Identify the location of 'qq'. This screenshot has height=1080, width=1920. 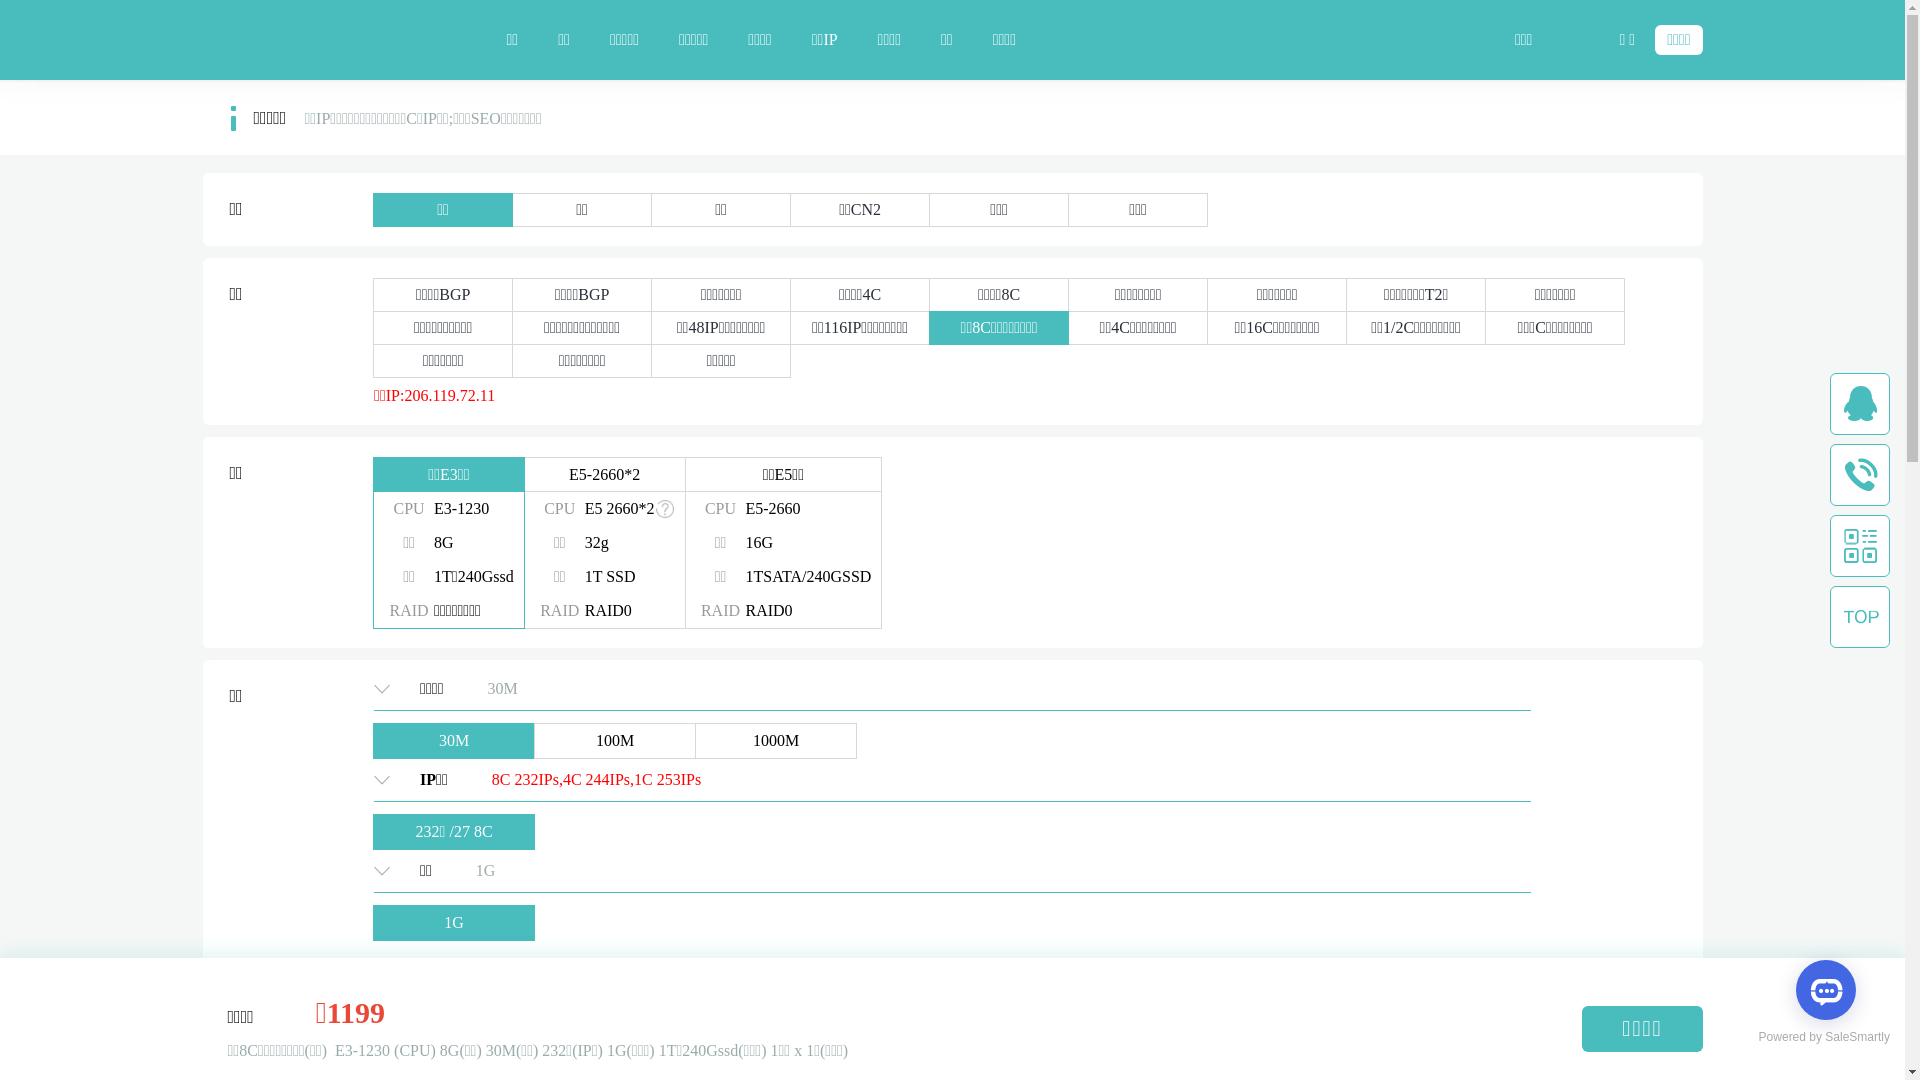
(1859, 404).